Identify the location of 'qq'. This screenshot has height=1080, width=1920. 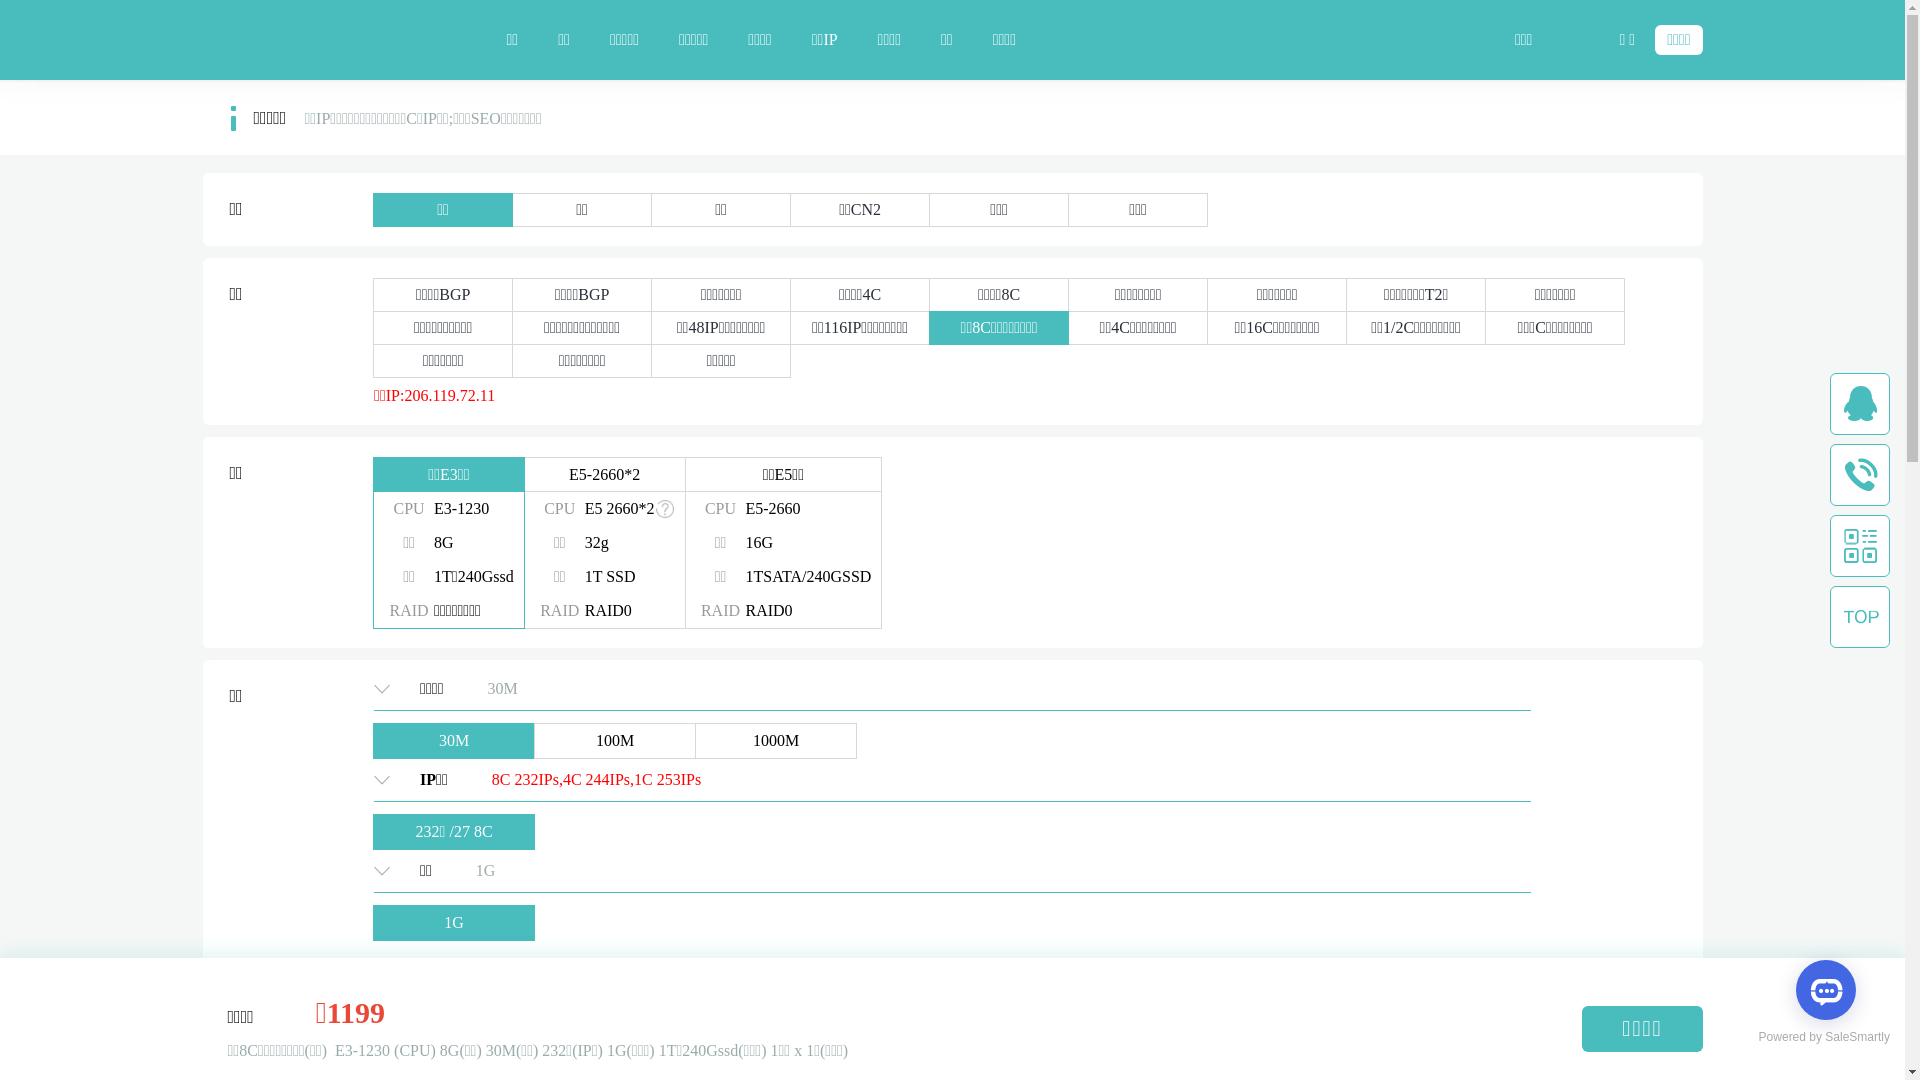
(1859, 404).